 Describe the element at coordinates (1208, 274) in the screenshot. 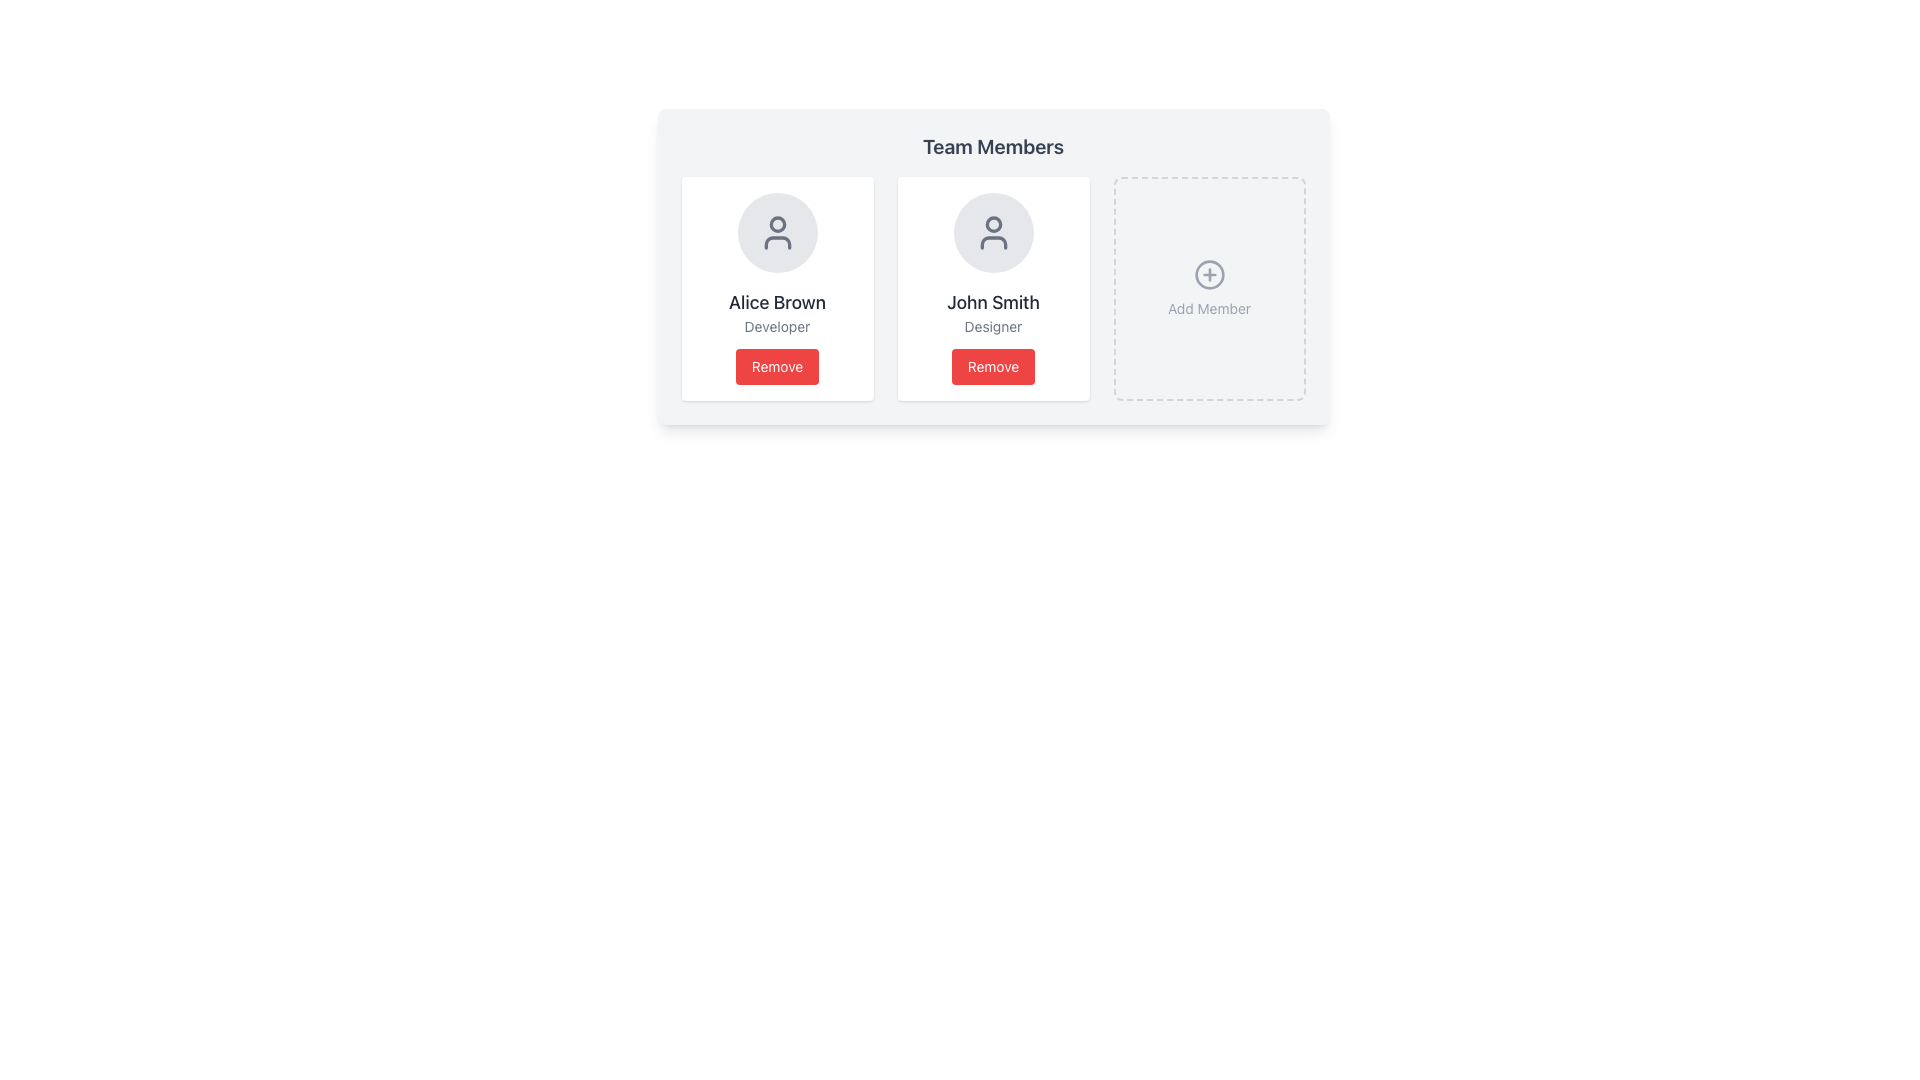

I see `the circular icon with a plus sign (+) inside the 'Add Member' dashed-border box for tooltip or visual feedback` at that location.